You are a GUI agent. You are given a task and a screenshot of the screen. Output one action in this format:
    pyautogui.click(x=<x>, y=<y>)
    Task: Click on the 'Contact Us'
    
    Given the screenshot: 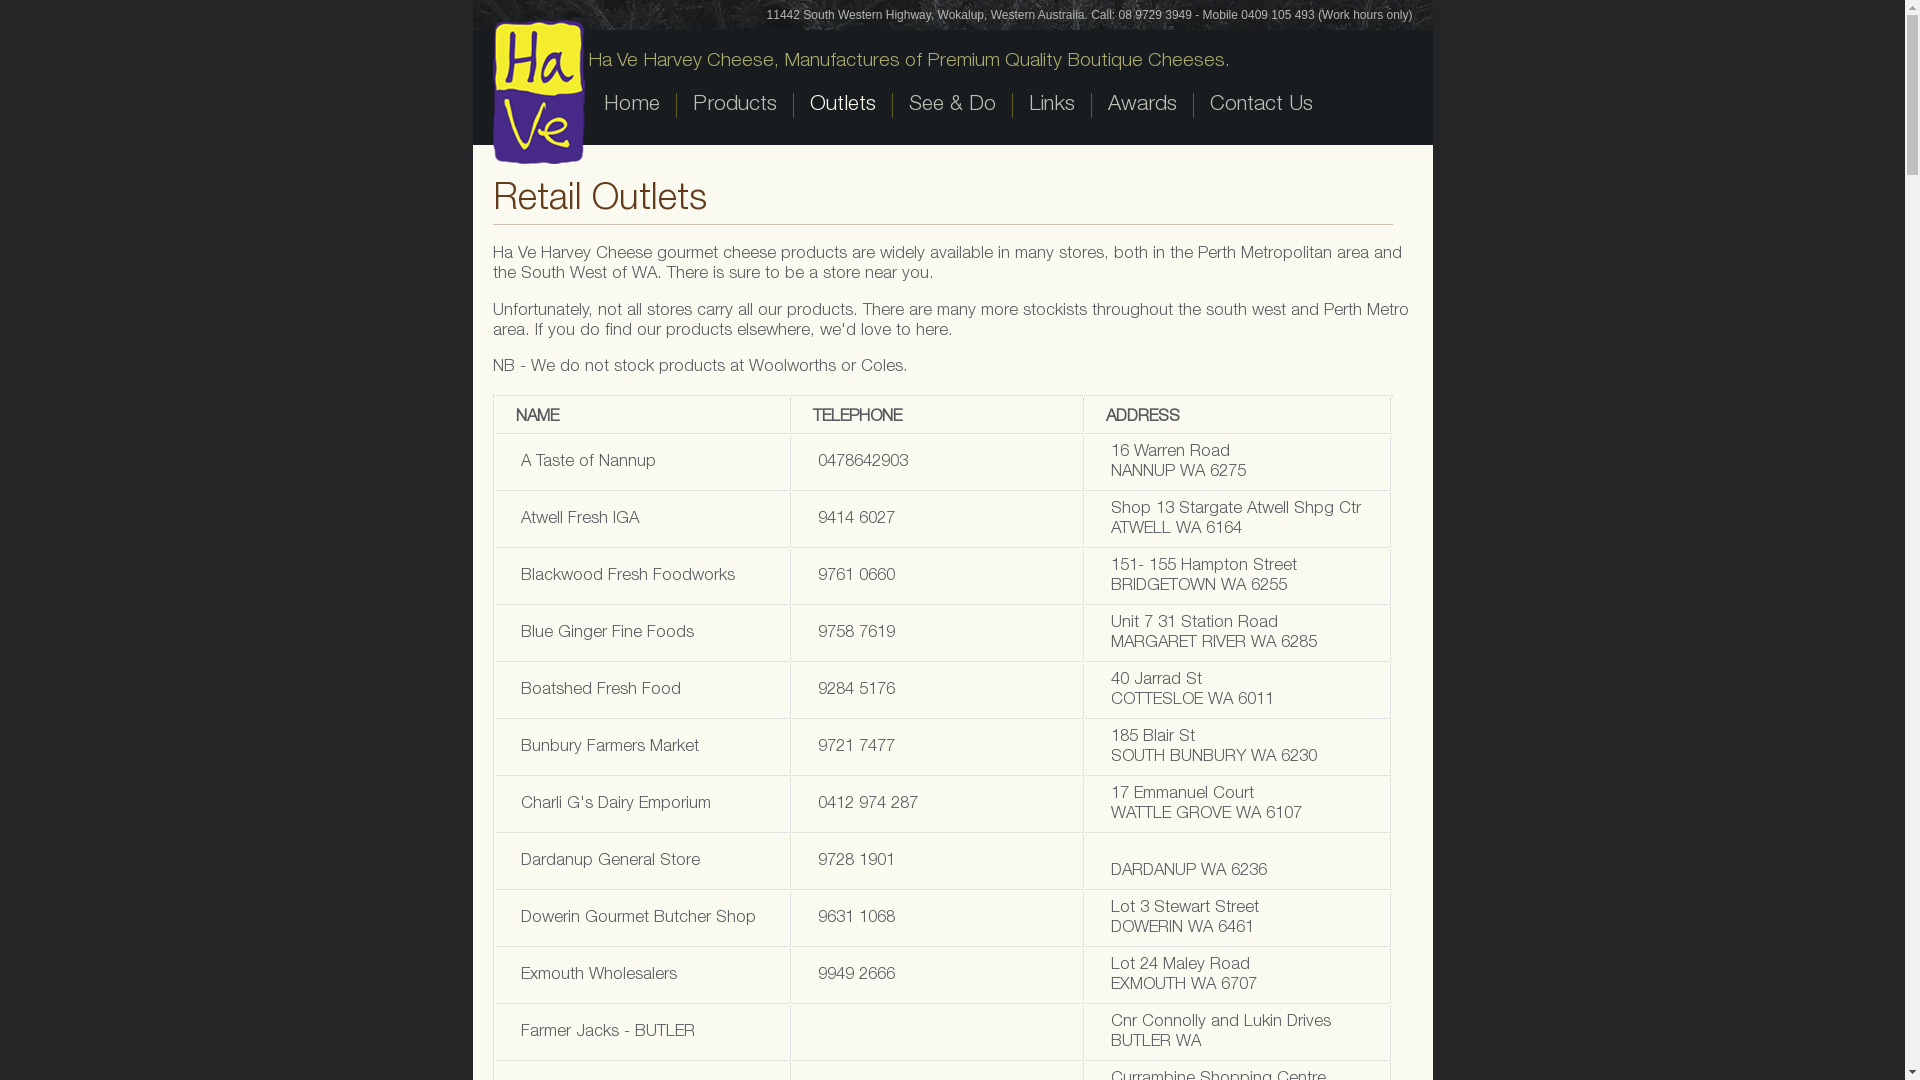 What is the action you would take?
    pyautogui.click(x=1258, y=105)
    